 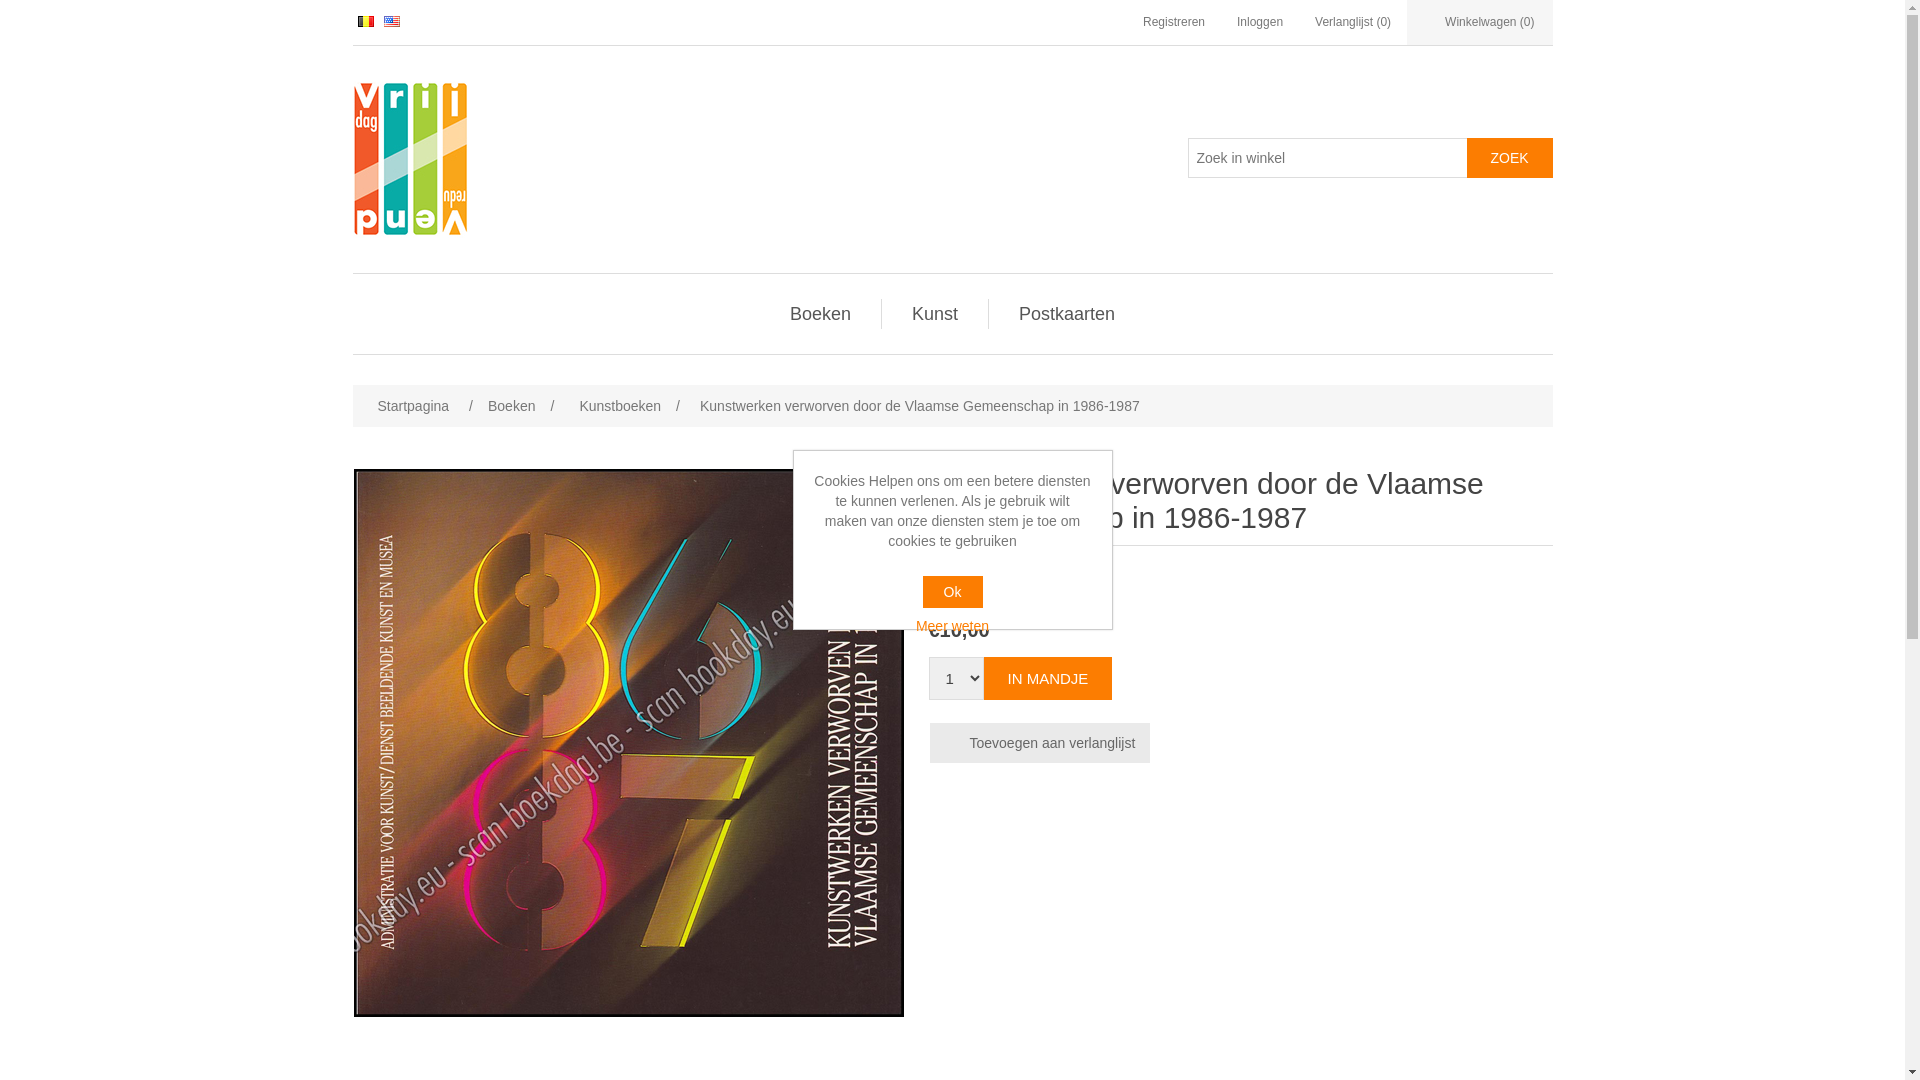 What do you see at coordinates (1040, 743) in the screenshot?
I see `'Toevoegen aan verlanglijst'` at bounding box center [1040, 743].